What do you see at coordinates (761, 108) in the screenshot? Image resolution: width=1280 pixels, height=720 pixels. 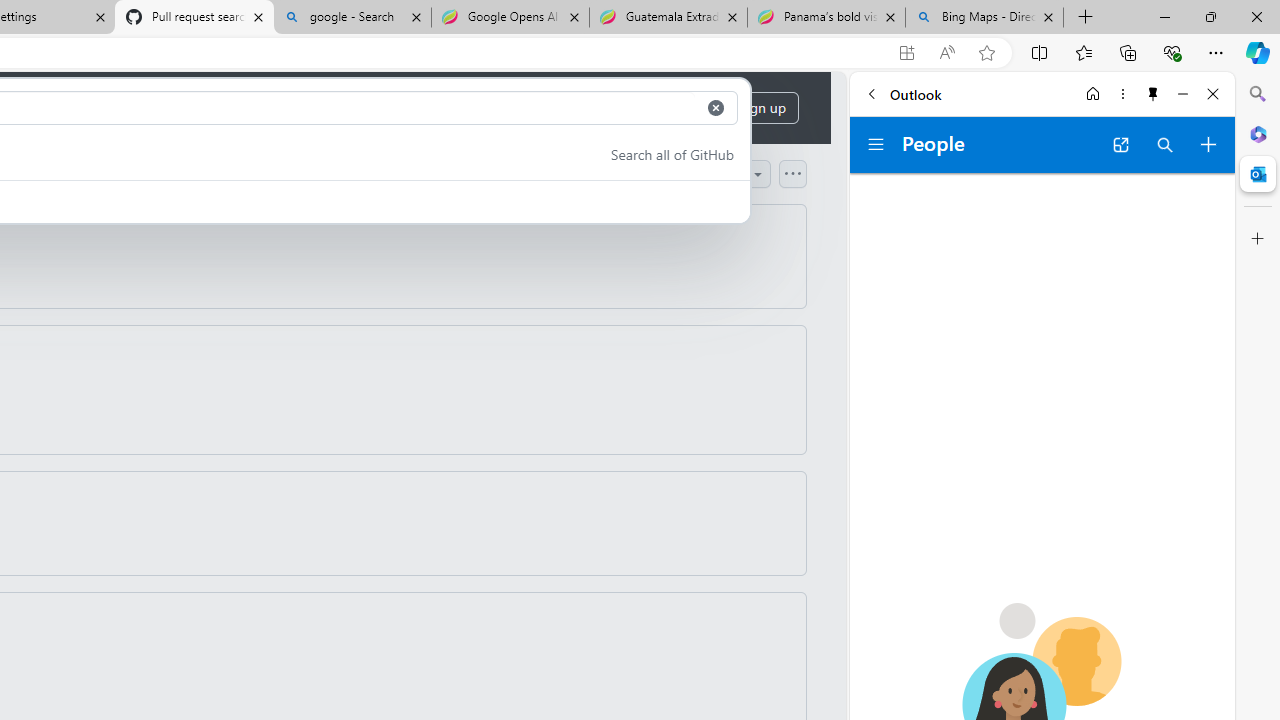 I see `'Sign up'` at bounding box center [761, 108].